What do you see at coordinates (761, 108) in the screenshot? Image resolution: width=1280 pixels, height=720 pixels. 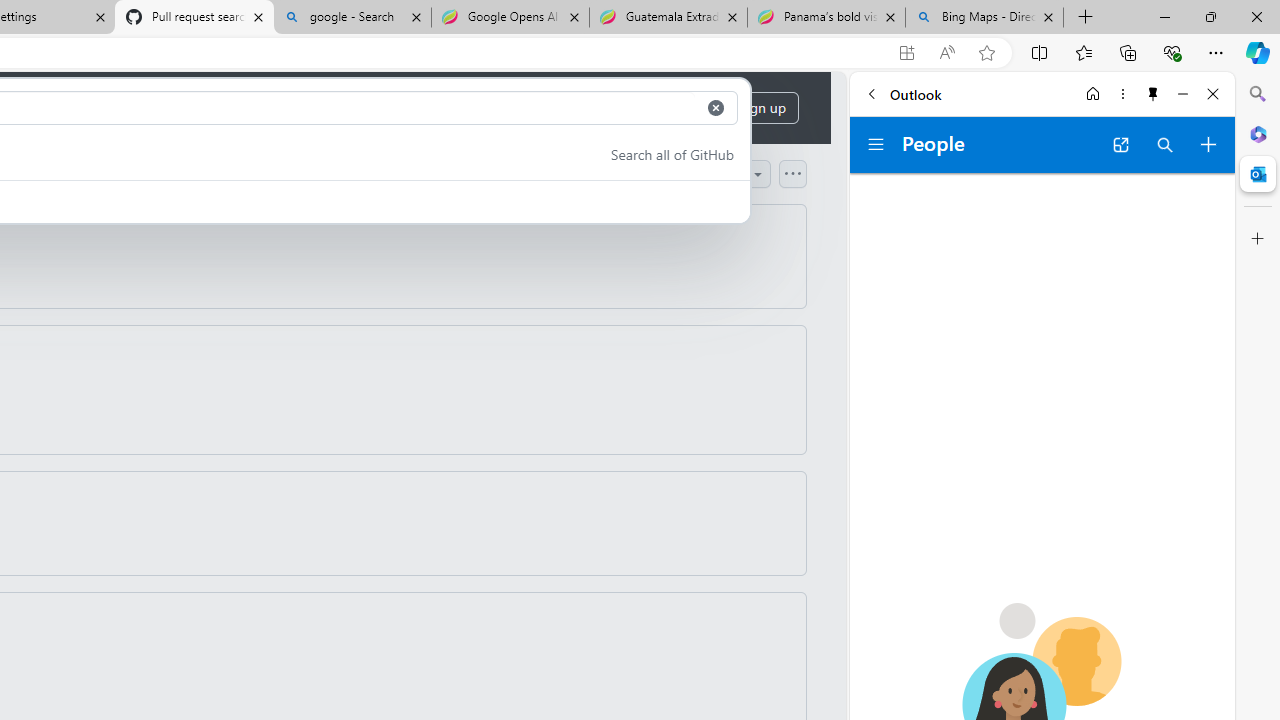 I see `'Sign up'` at bounding box center [761, 108].